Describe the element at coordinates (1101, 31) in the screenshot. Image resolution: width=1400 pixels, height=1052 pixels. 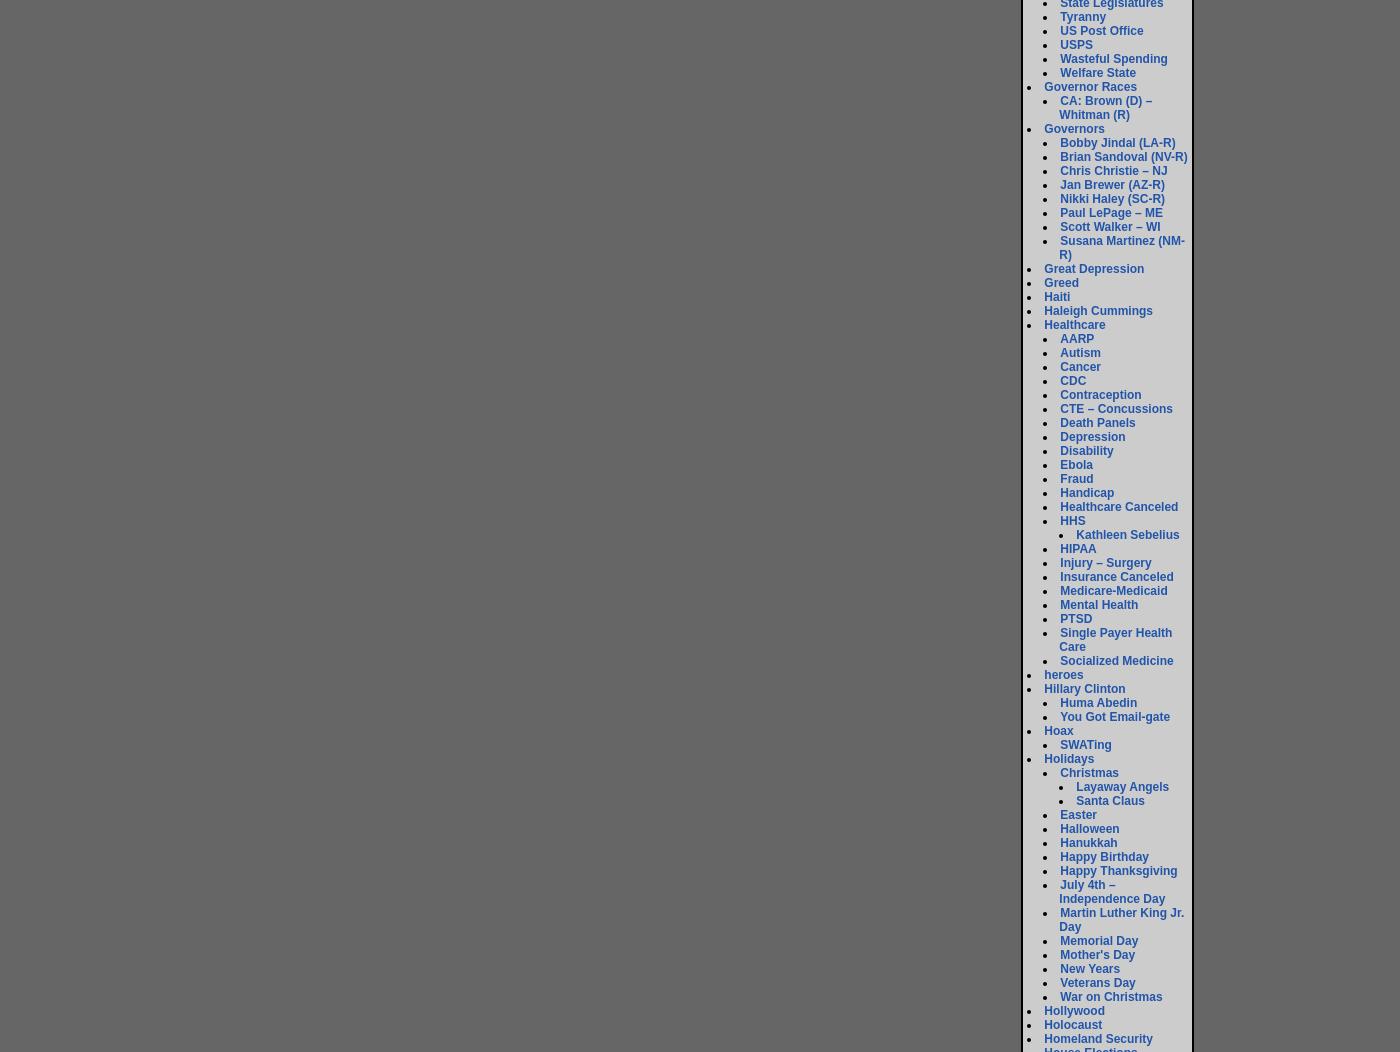
I see `'US Post Office'` at that location.